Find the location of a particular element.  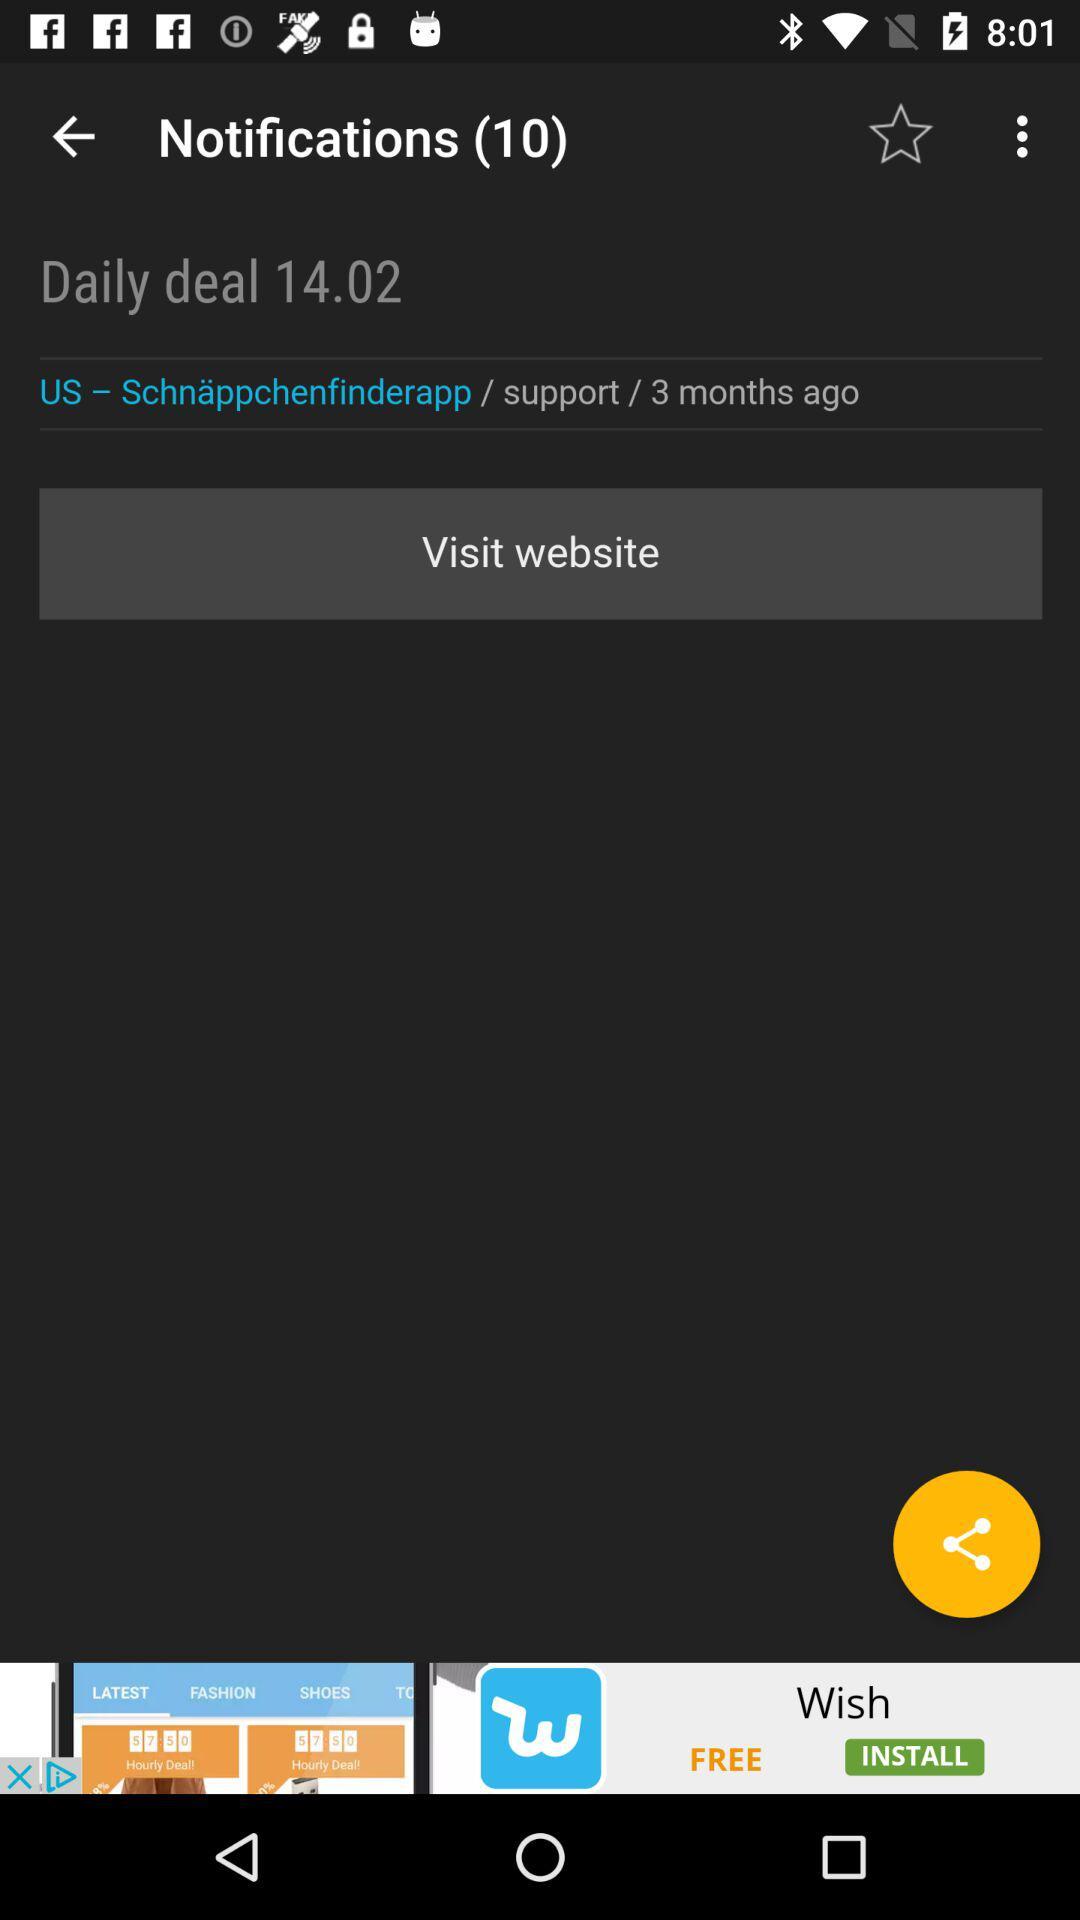

description is located at coordinates (540, 862).